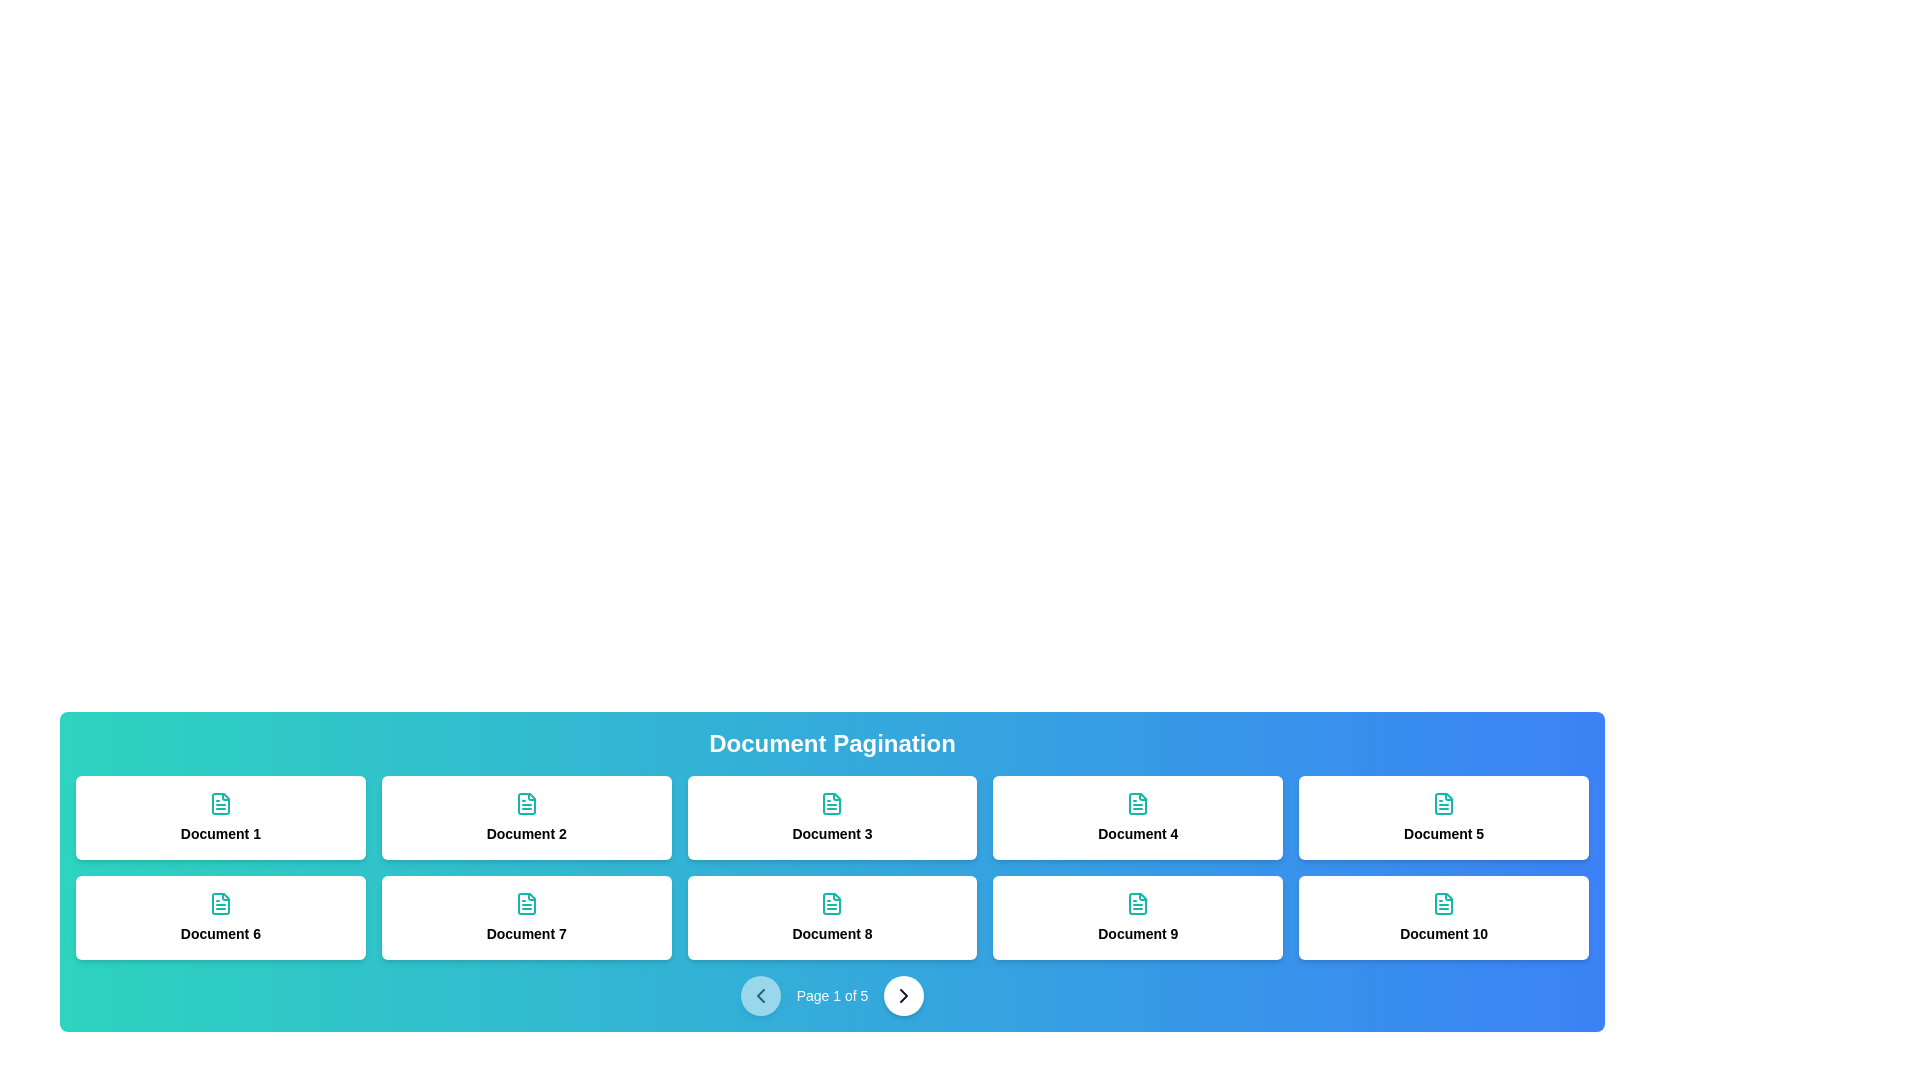 This screenshot has height=1080, width=1920. What do you see at coordinates (526, 933) in the screenshot?
I see `text label that identifies the document card as 'Document 7', located in the center of the card in the second row, second column of the grid layout` at bounding box center [526, 933].